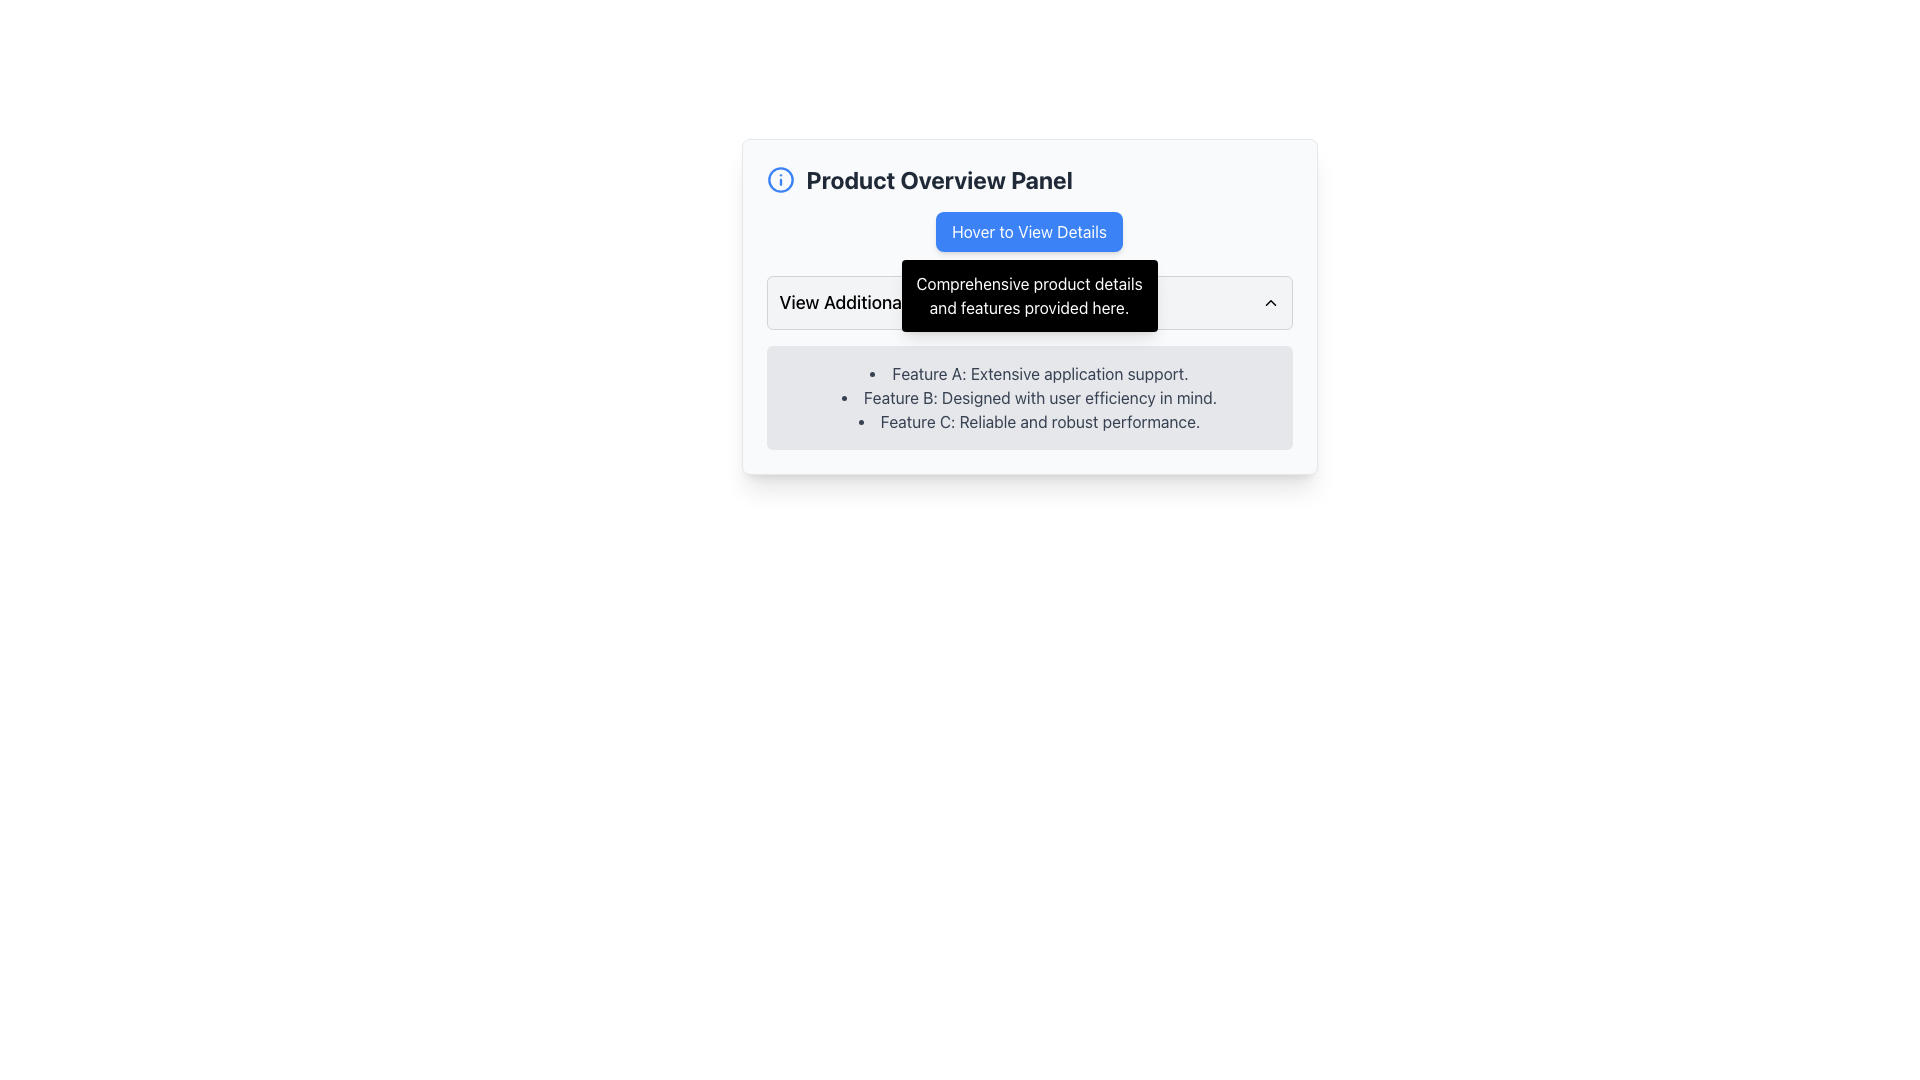  What do you see at coordinates (779, 180) in the screenshot?
I see `the circular blue icon with a white border containing the letter 'i', located at the top left of the 'Product Overview Panel' header` at bounding box center [779, 180].